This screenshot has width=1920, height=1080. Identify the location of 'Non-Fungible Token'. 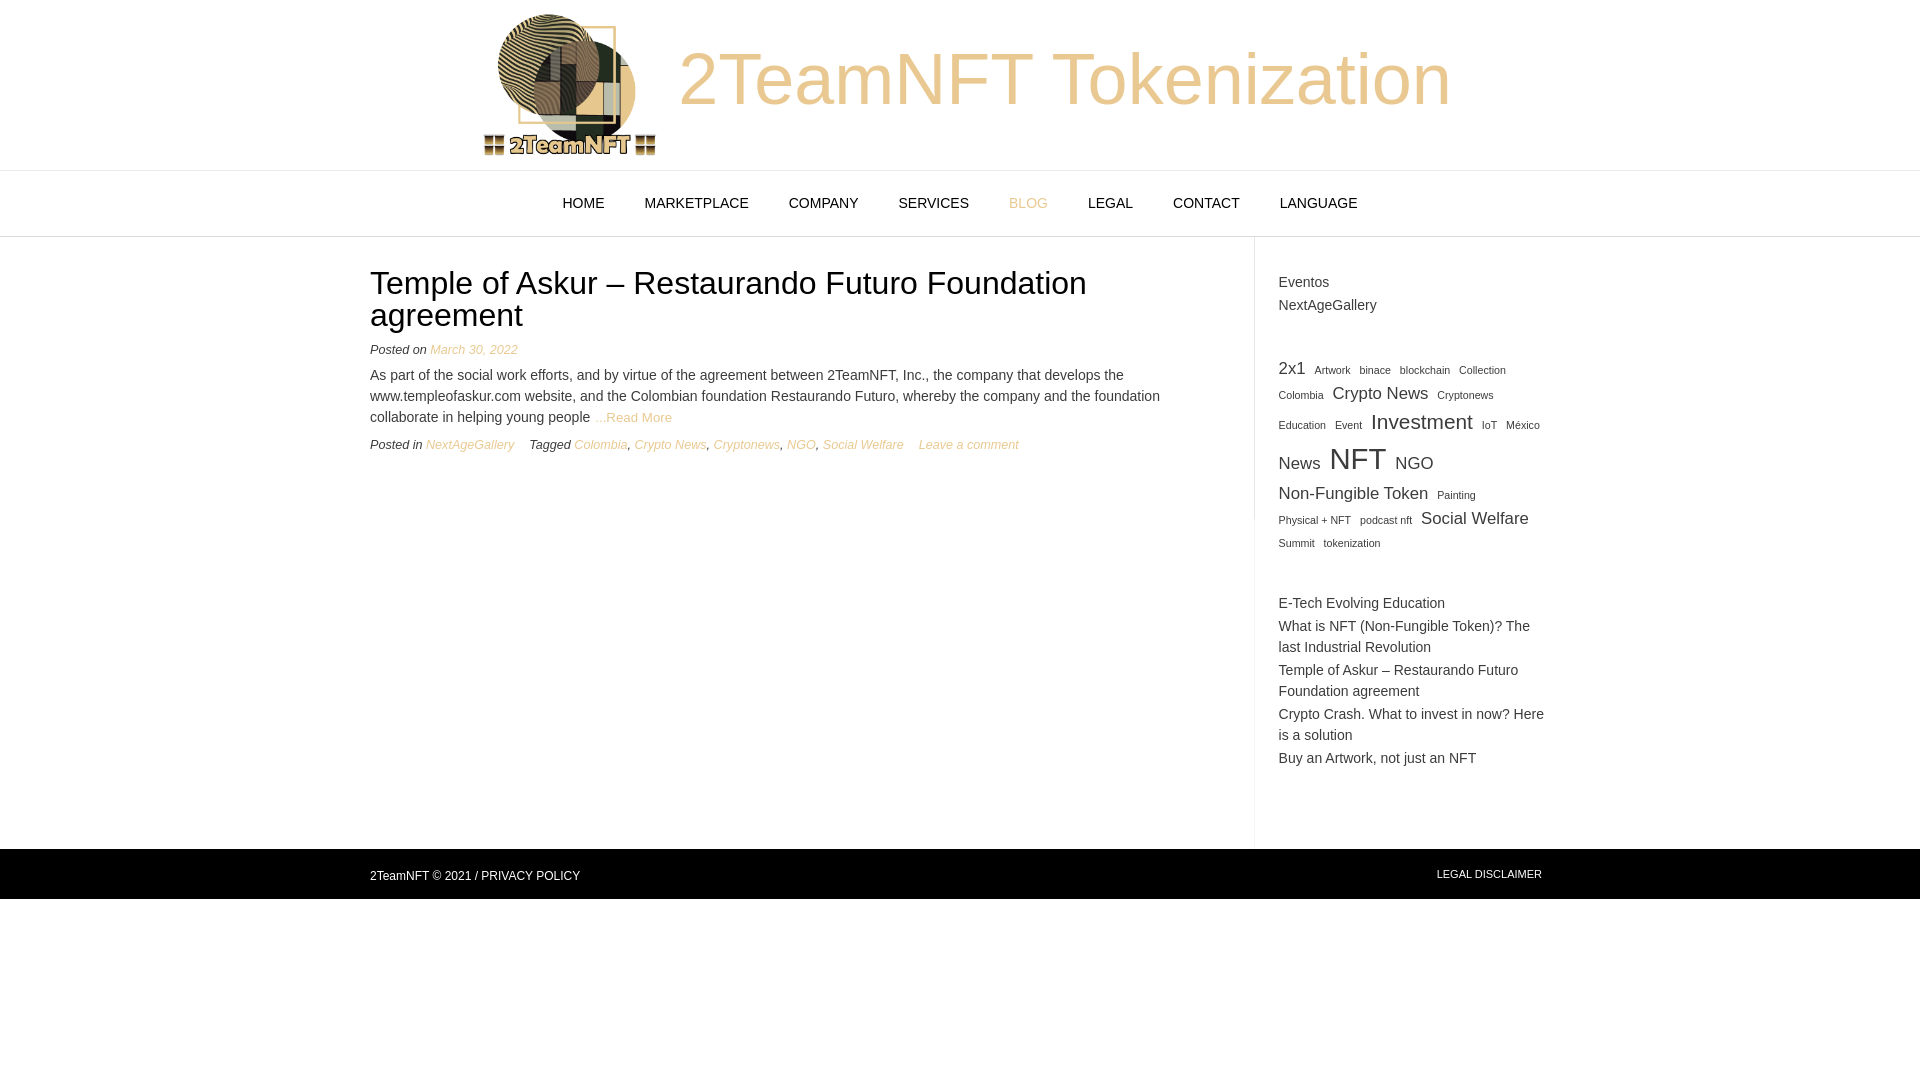
(1353, 493).